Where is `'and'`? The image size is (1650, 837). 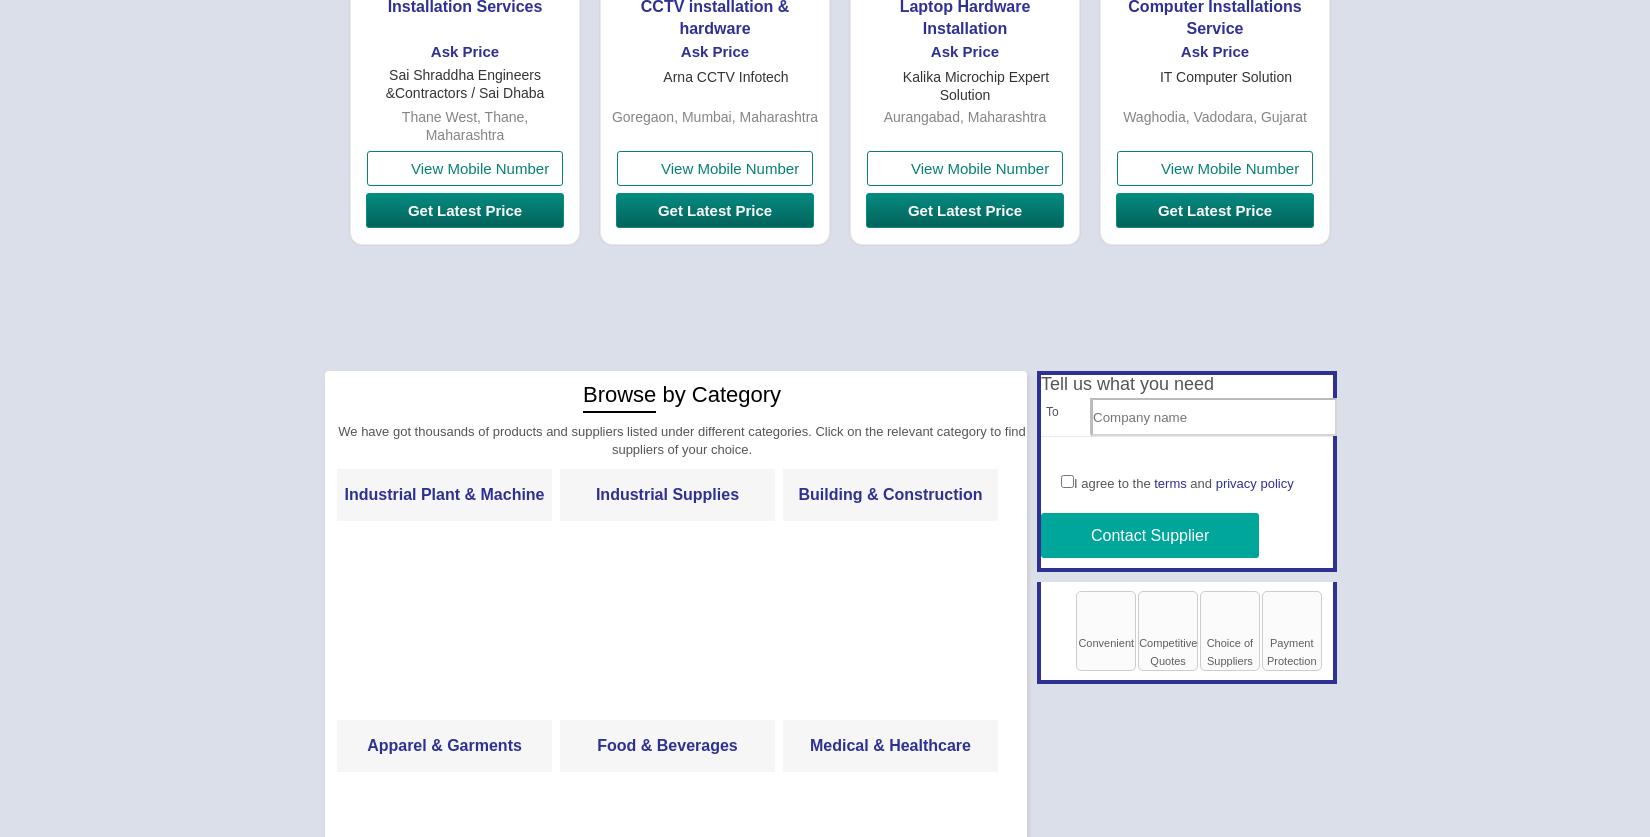
'and' is located at coordinates (1200, 482).